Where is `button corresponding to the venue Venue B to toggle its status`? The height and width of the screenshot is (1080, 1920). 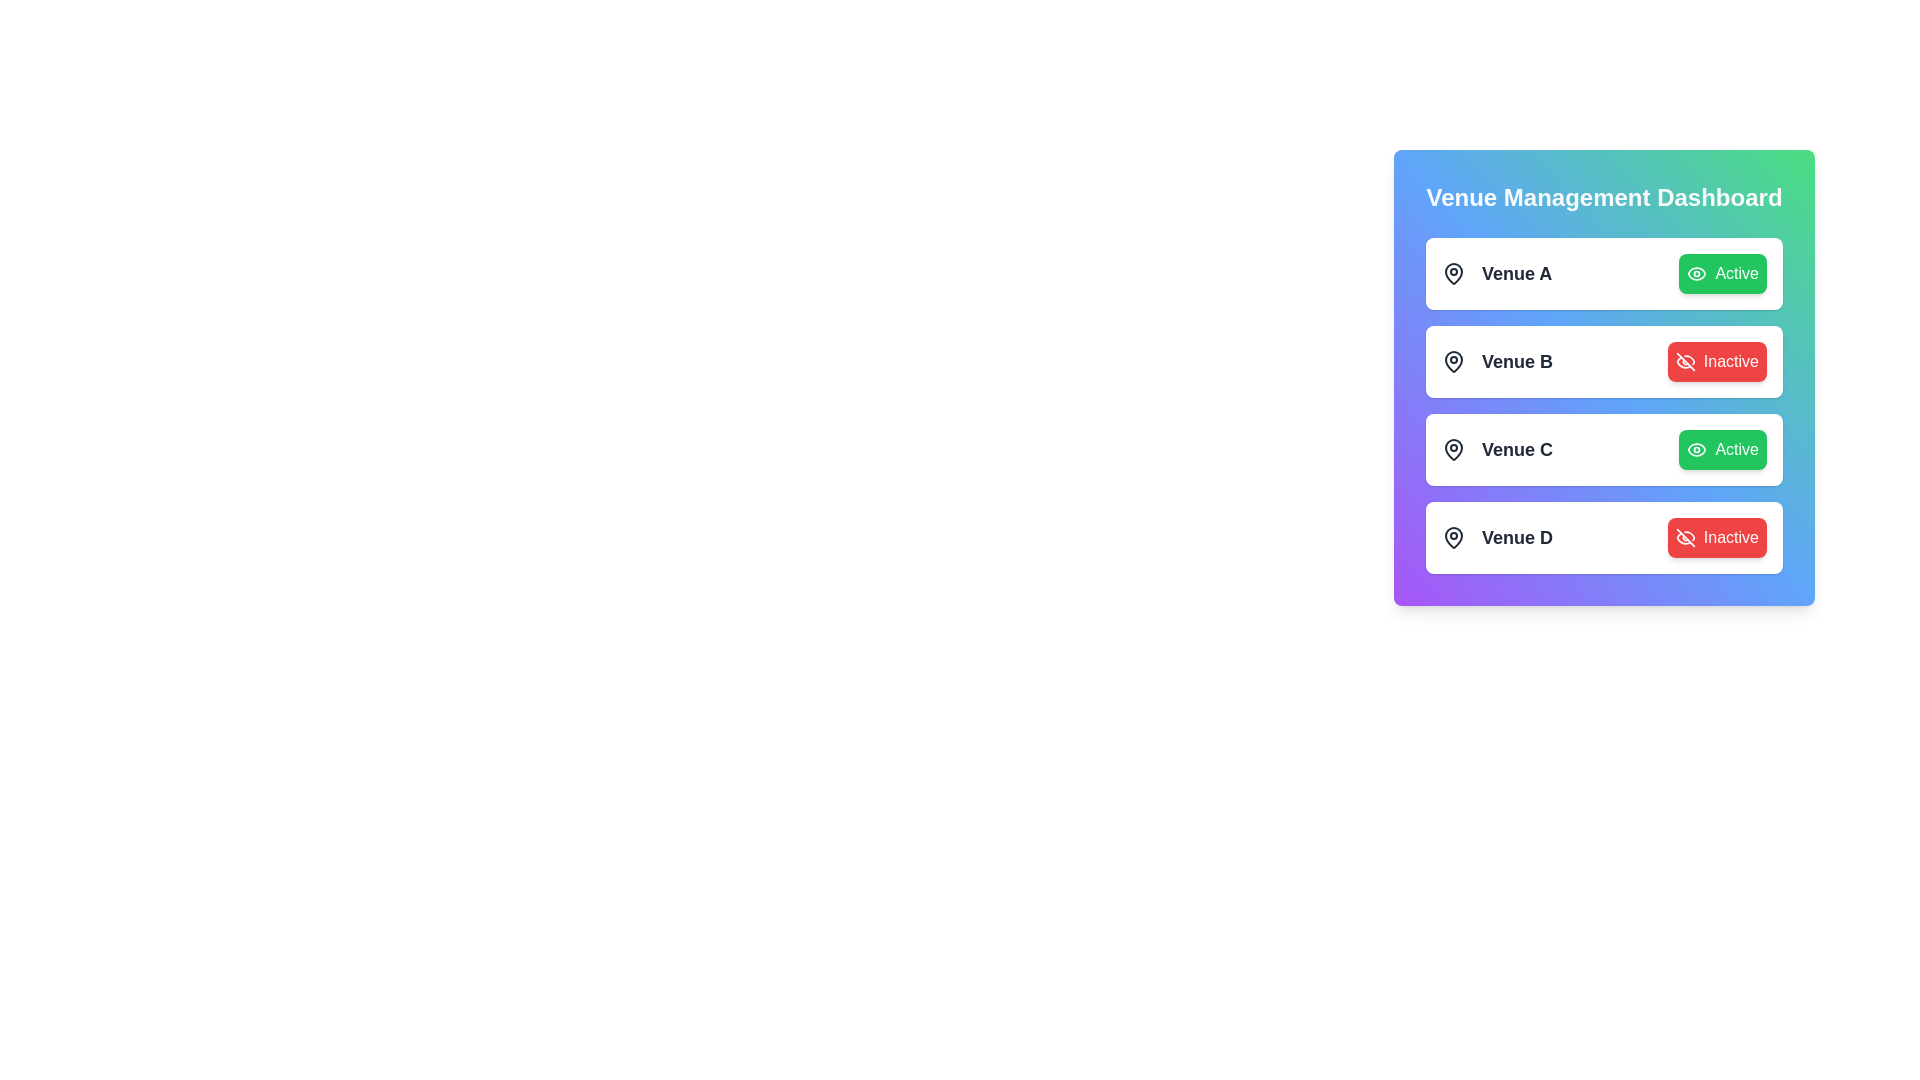 button corresponding to the venue Venue B to toggle its status is located at coordinates (1716, 362).